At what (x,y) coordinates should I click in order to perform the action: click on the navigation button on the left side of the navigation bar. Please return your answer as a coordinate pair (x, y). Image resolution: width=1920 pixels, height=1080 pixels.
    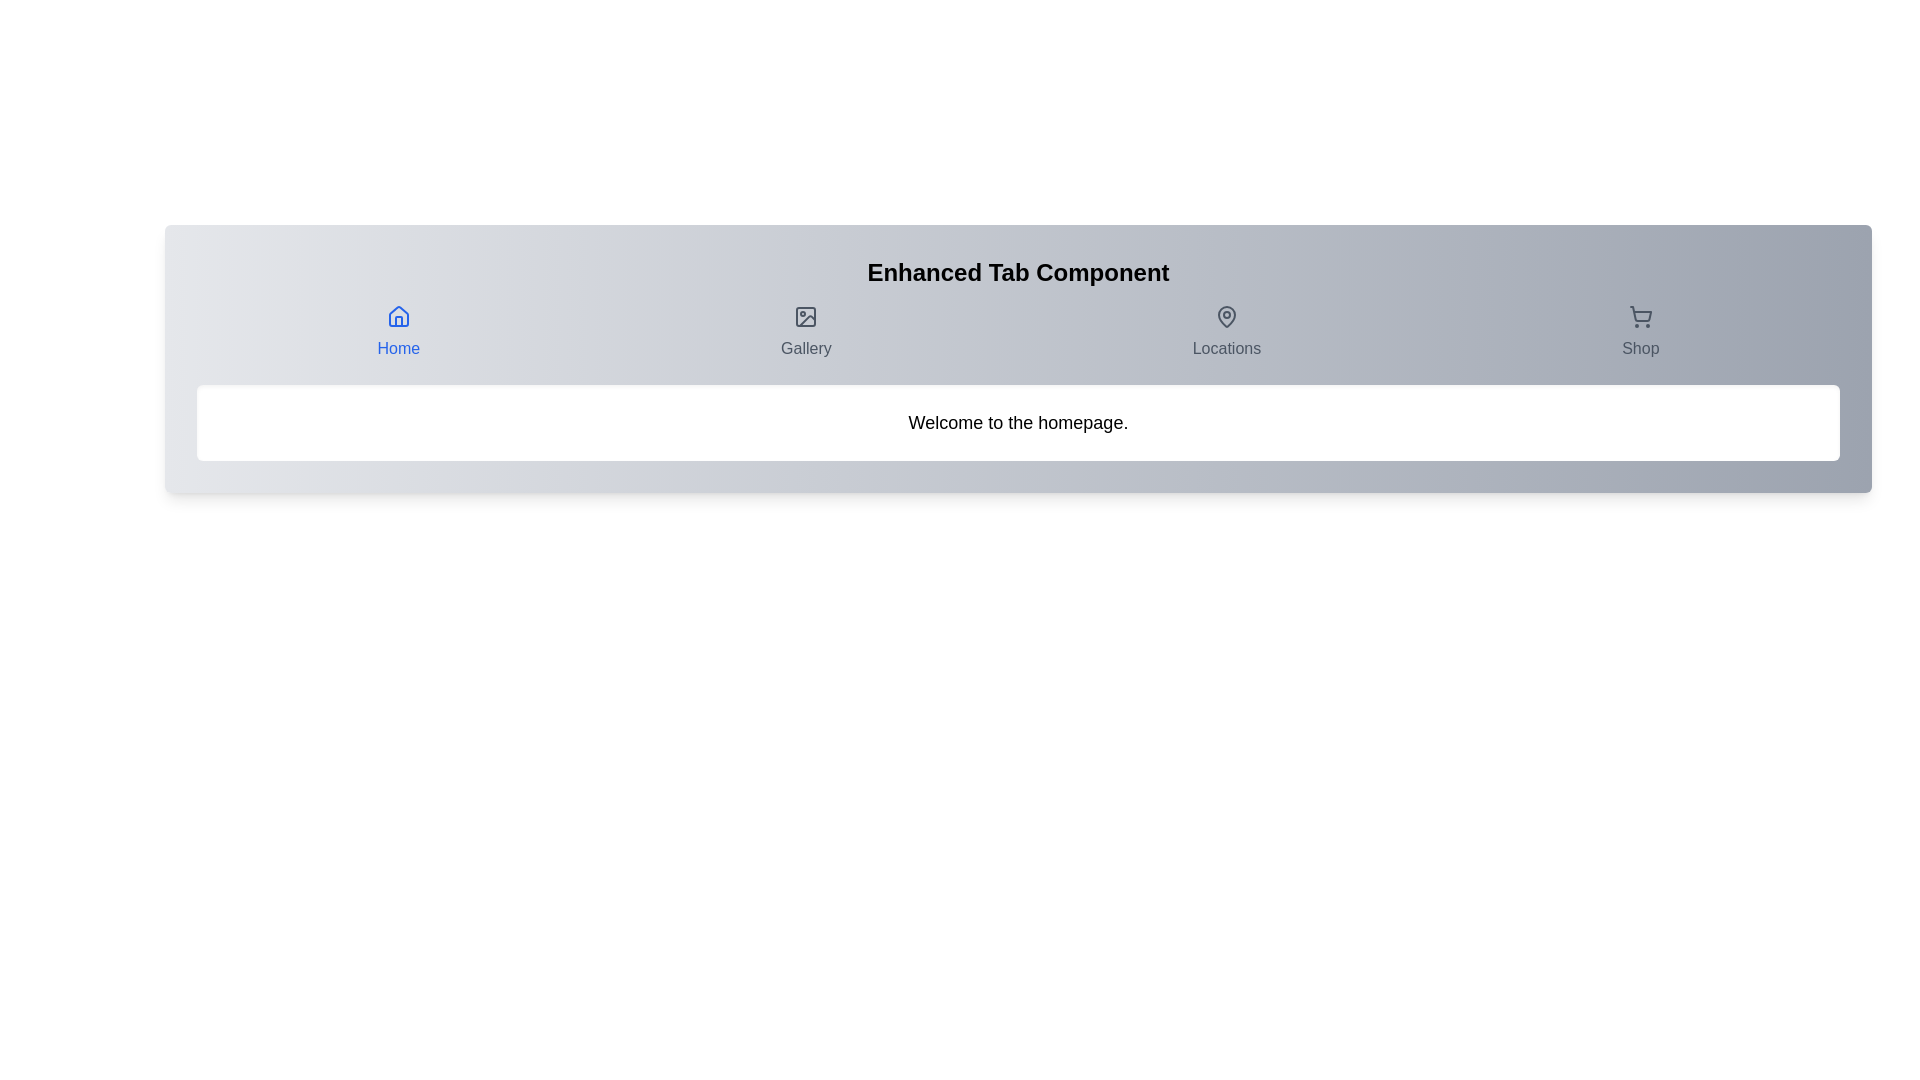
    Looking at the image, I should click on (398, 331).